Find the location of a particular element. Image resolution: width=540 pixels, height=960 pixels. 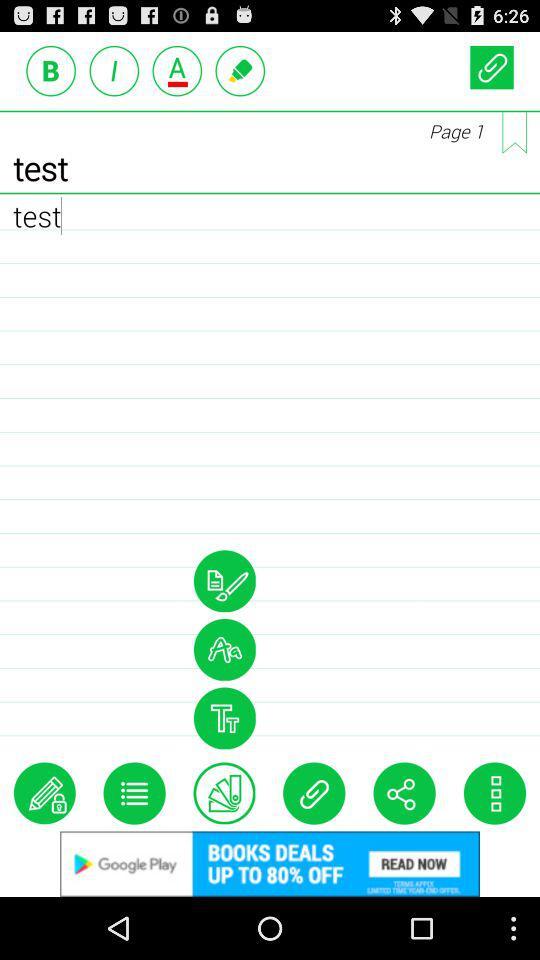

menu is located at coordinates (493, 793).